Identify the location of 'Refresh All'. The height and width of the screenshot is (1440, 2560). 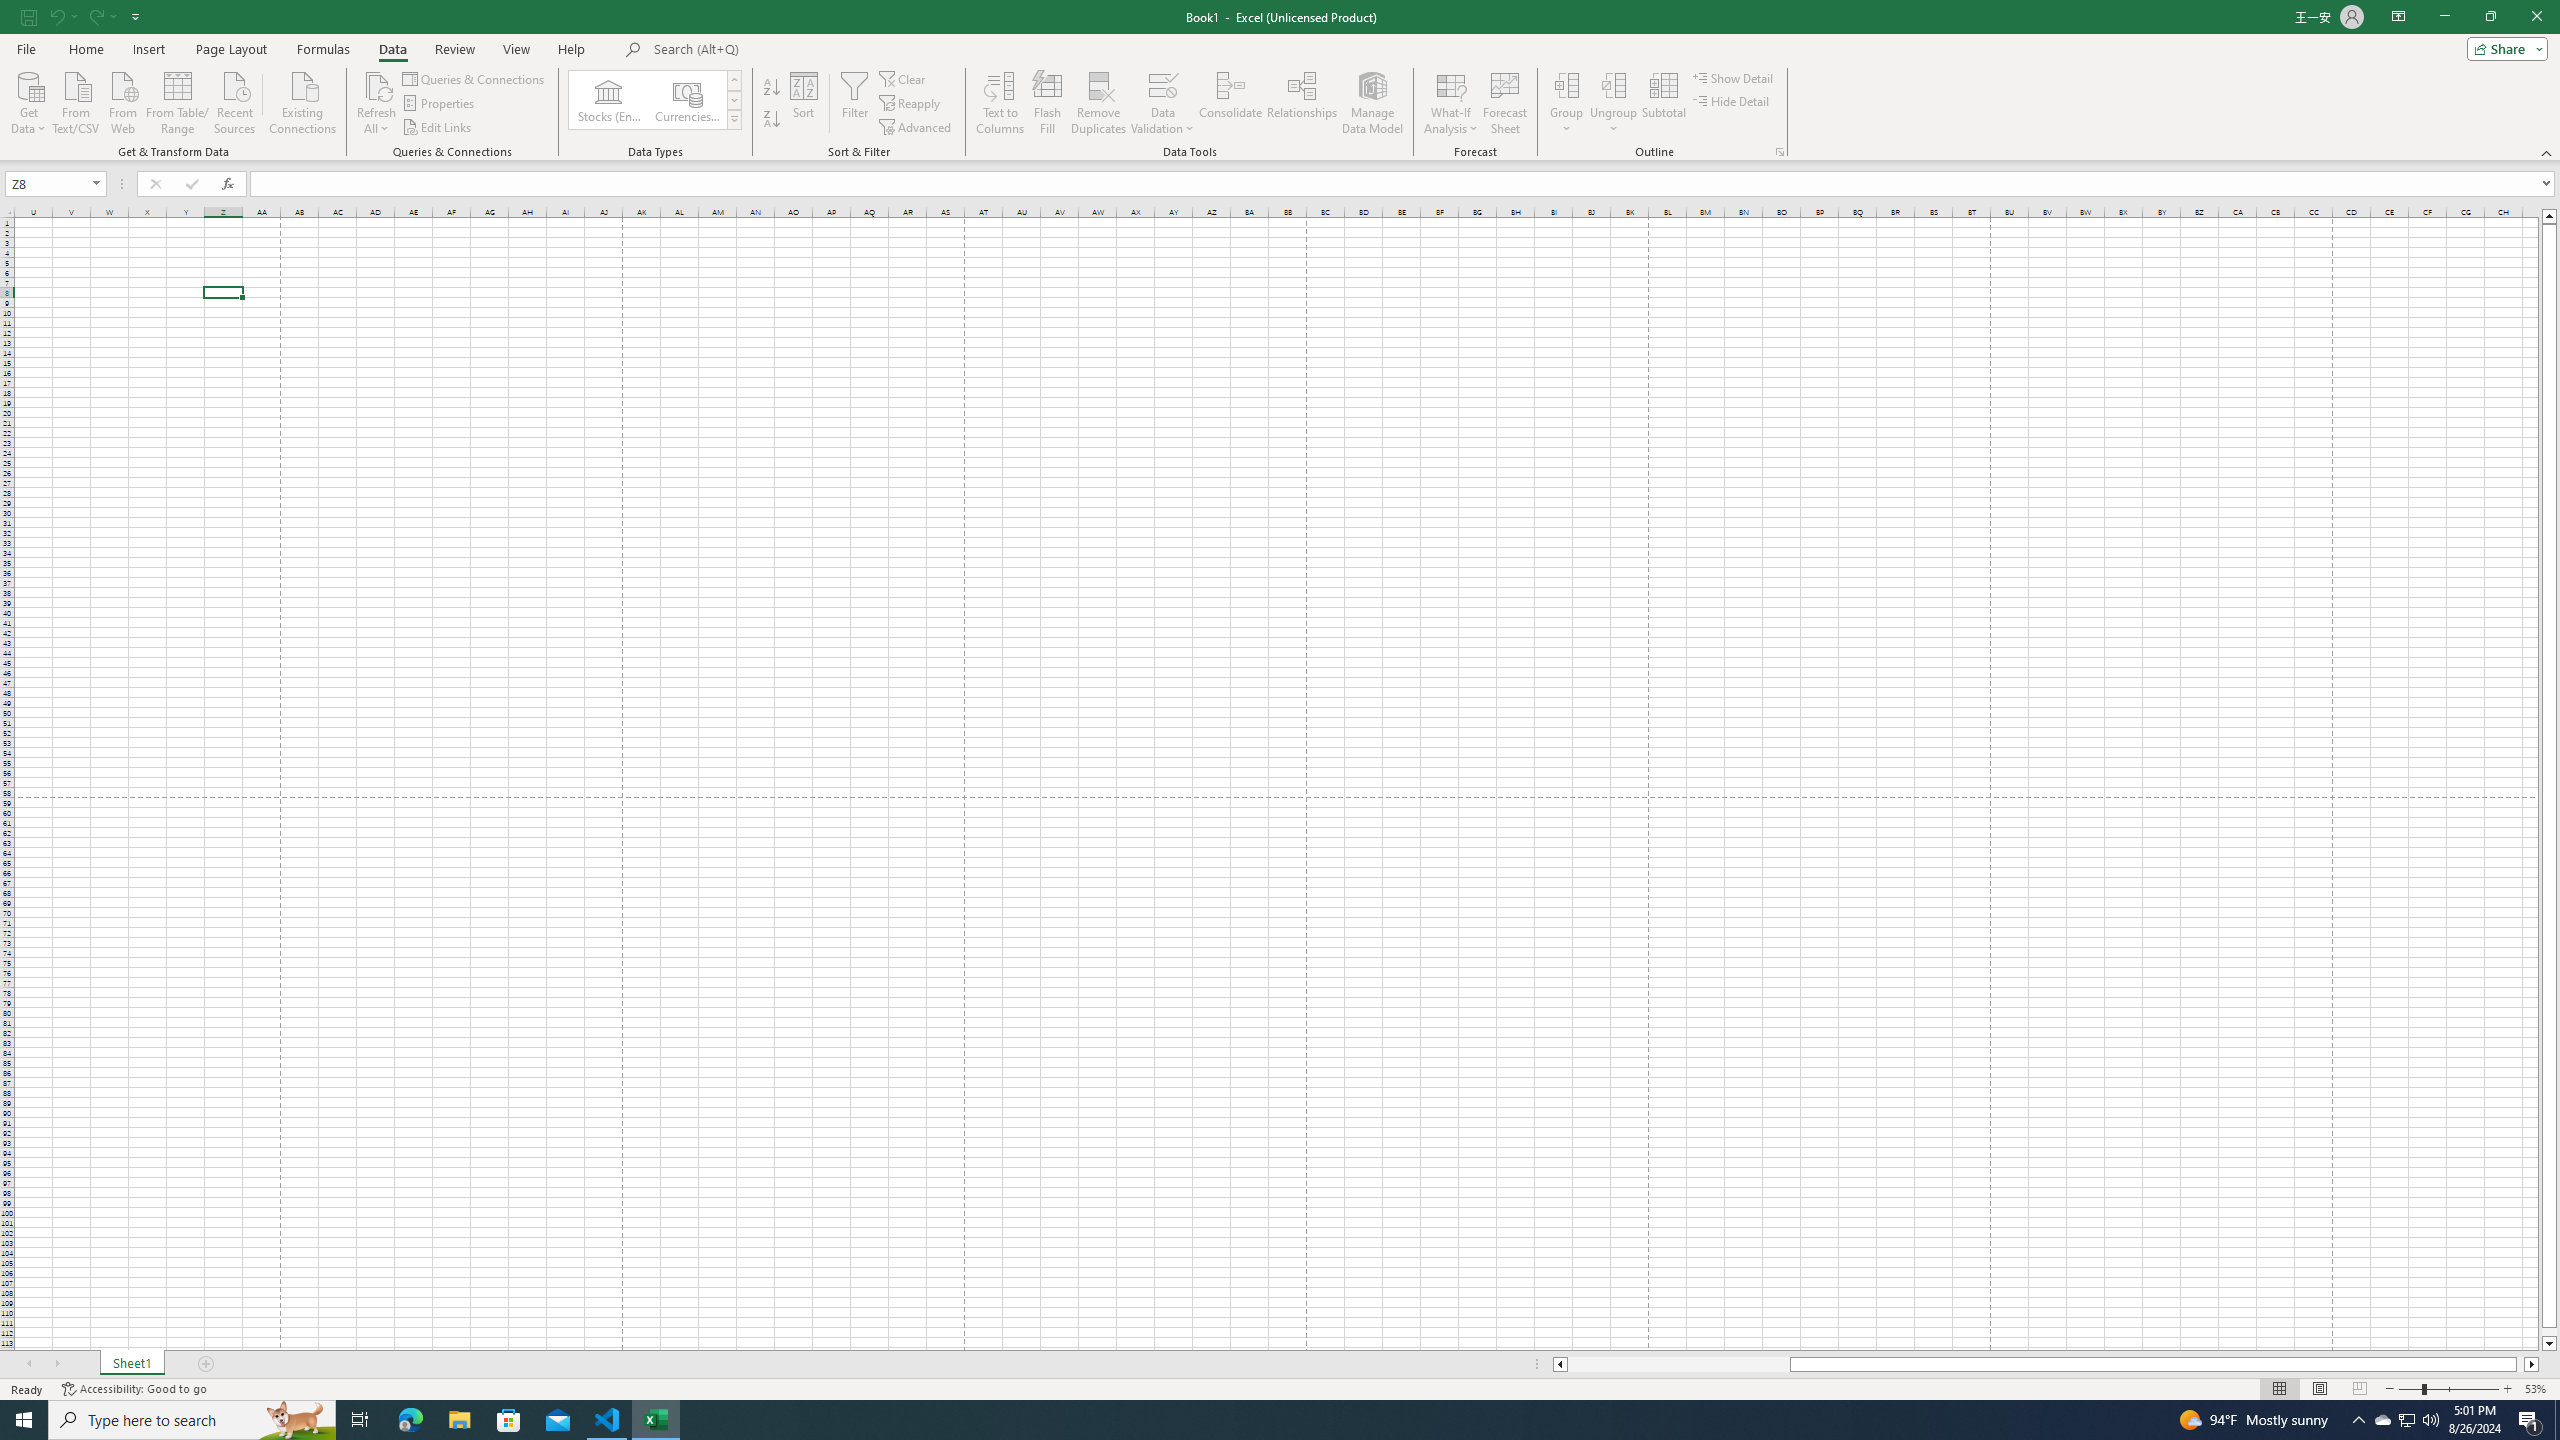
(376, 103).